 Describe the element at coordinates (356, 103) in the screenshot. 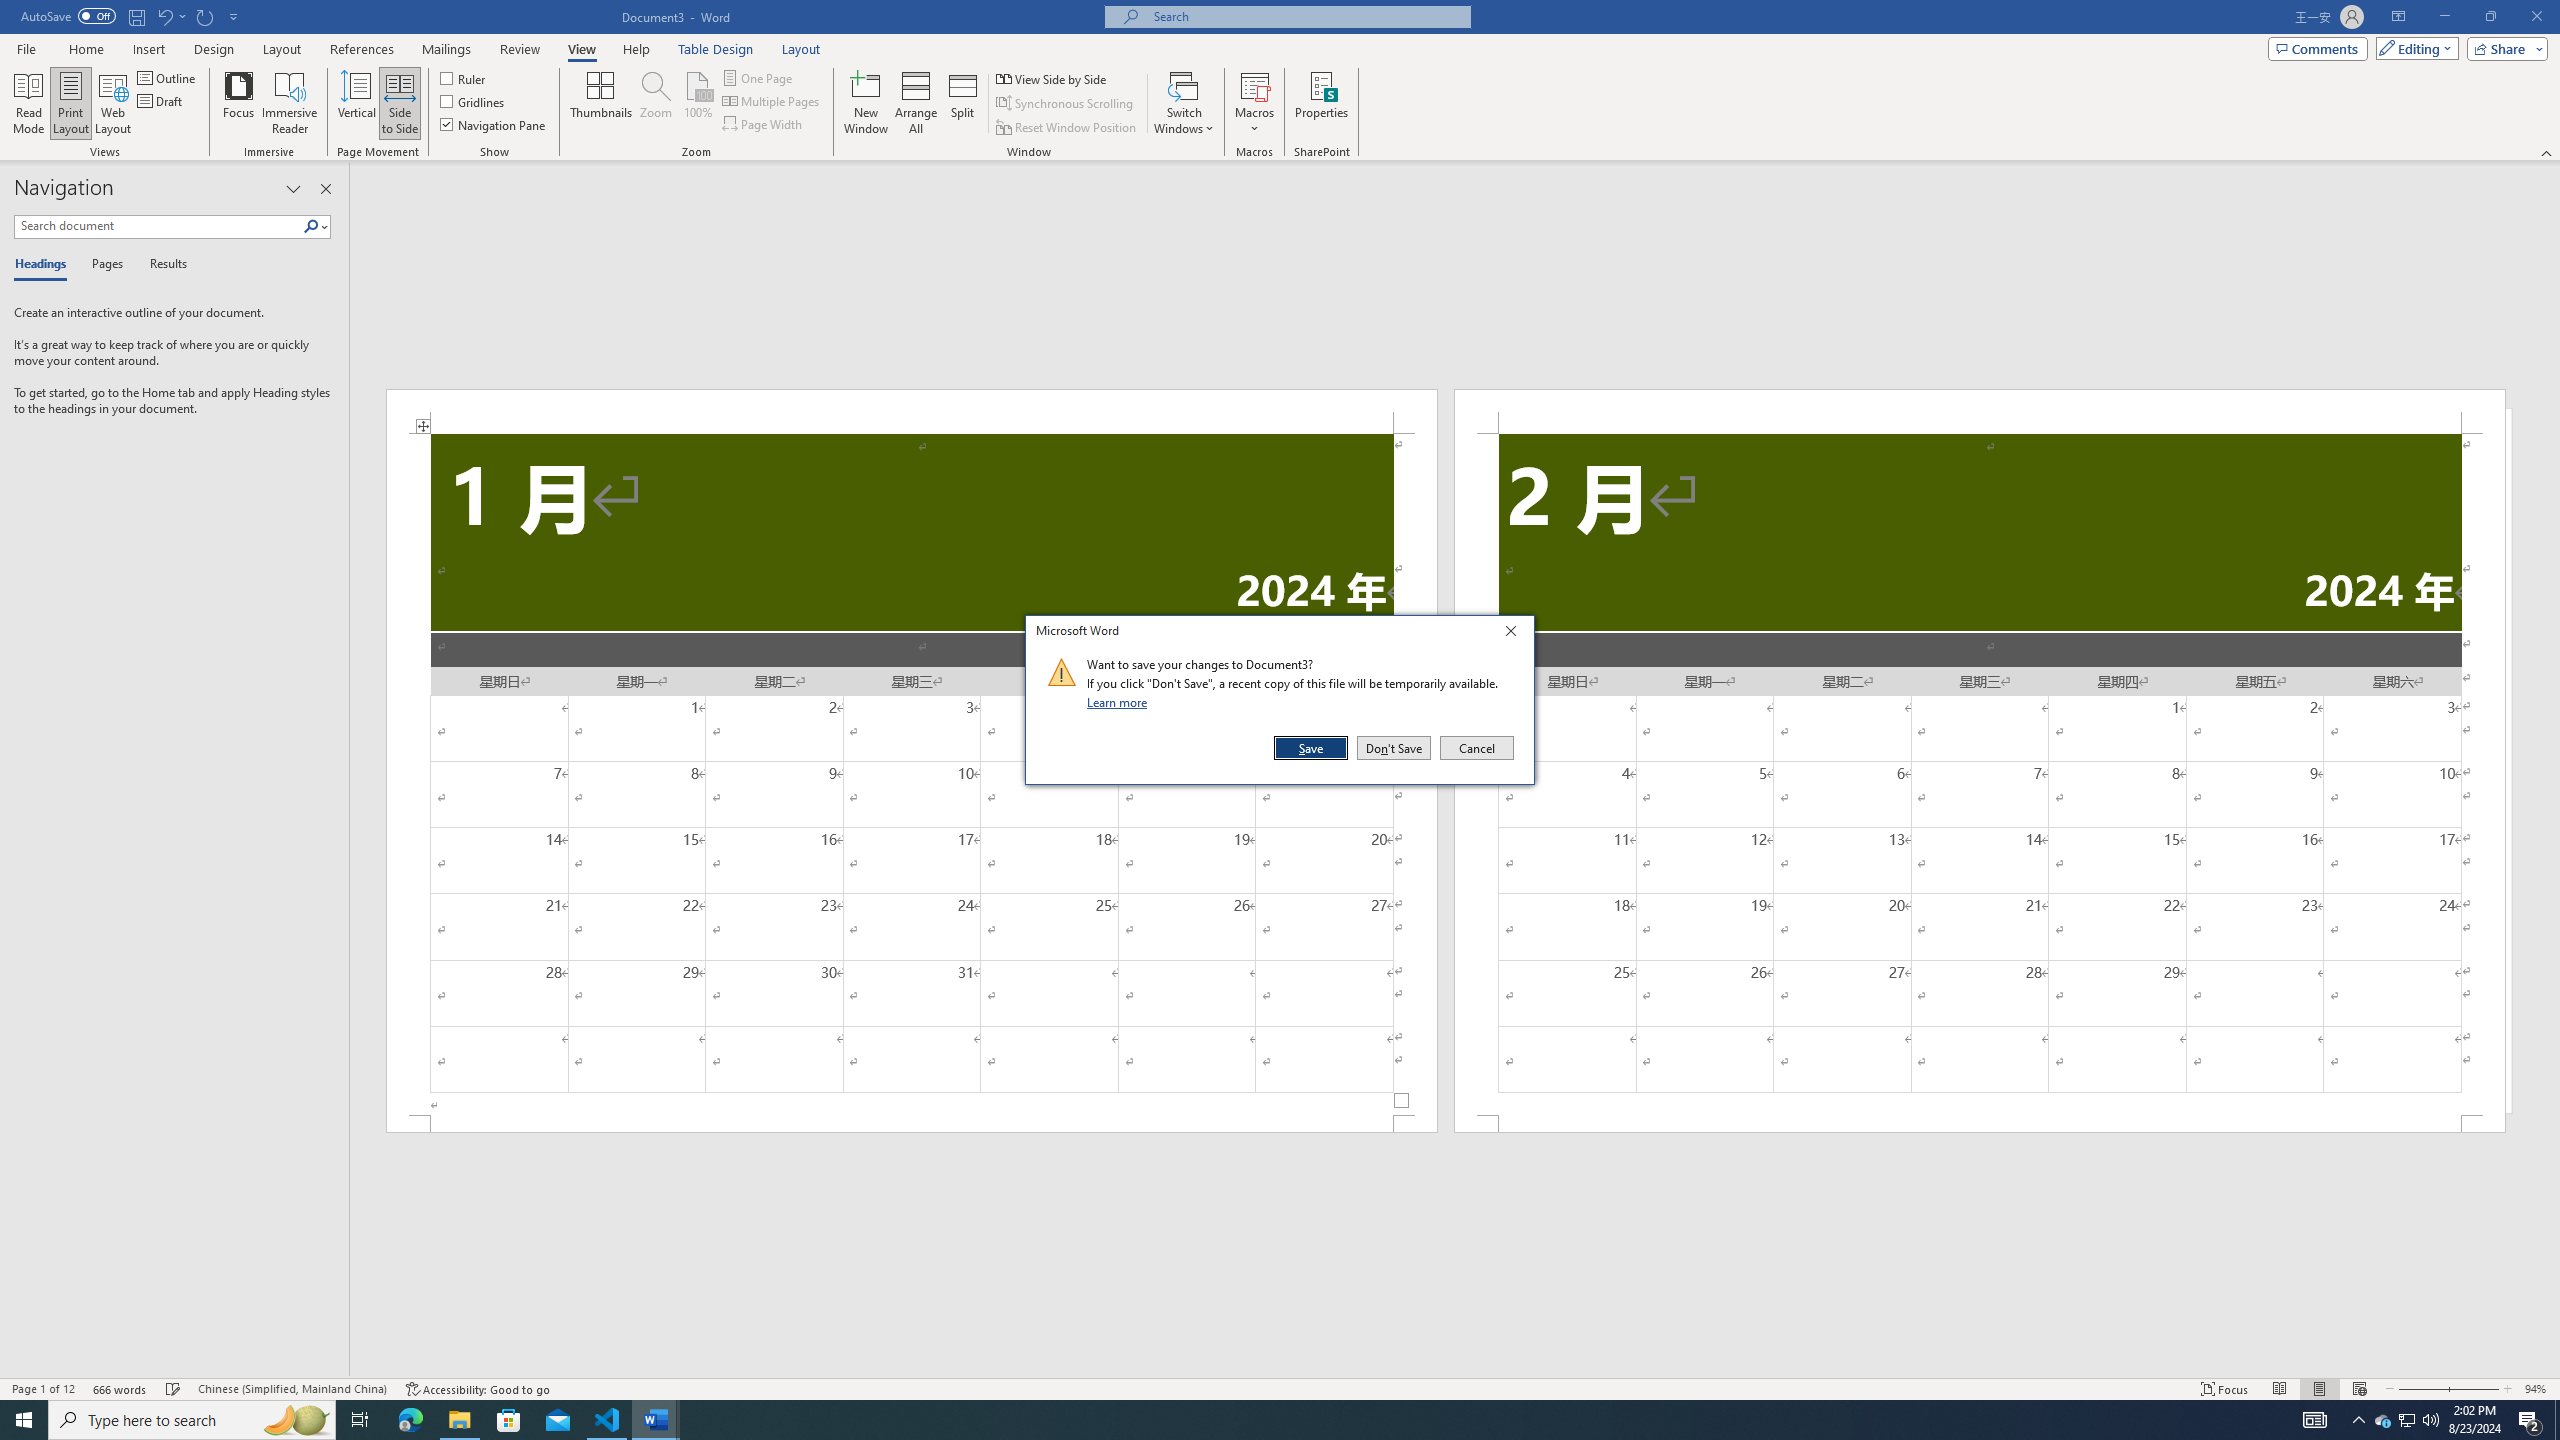

I see `'Vertical'` at that location.